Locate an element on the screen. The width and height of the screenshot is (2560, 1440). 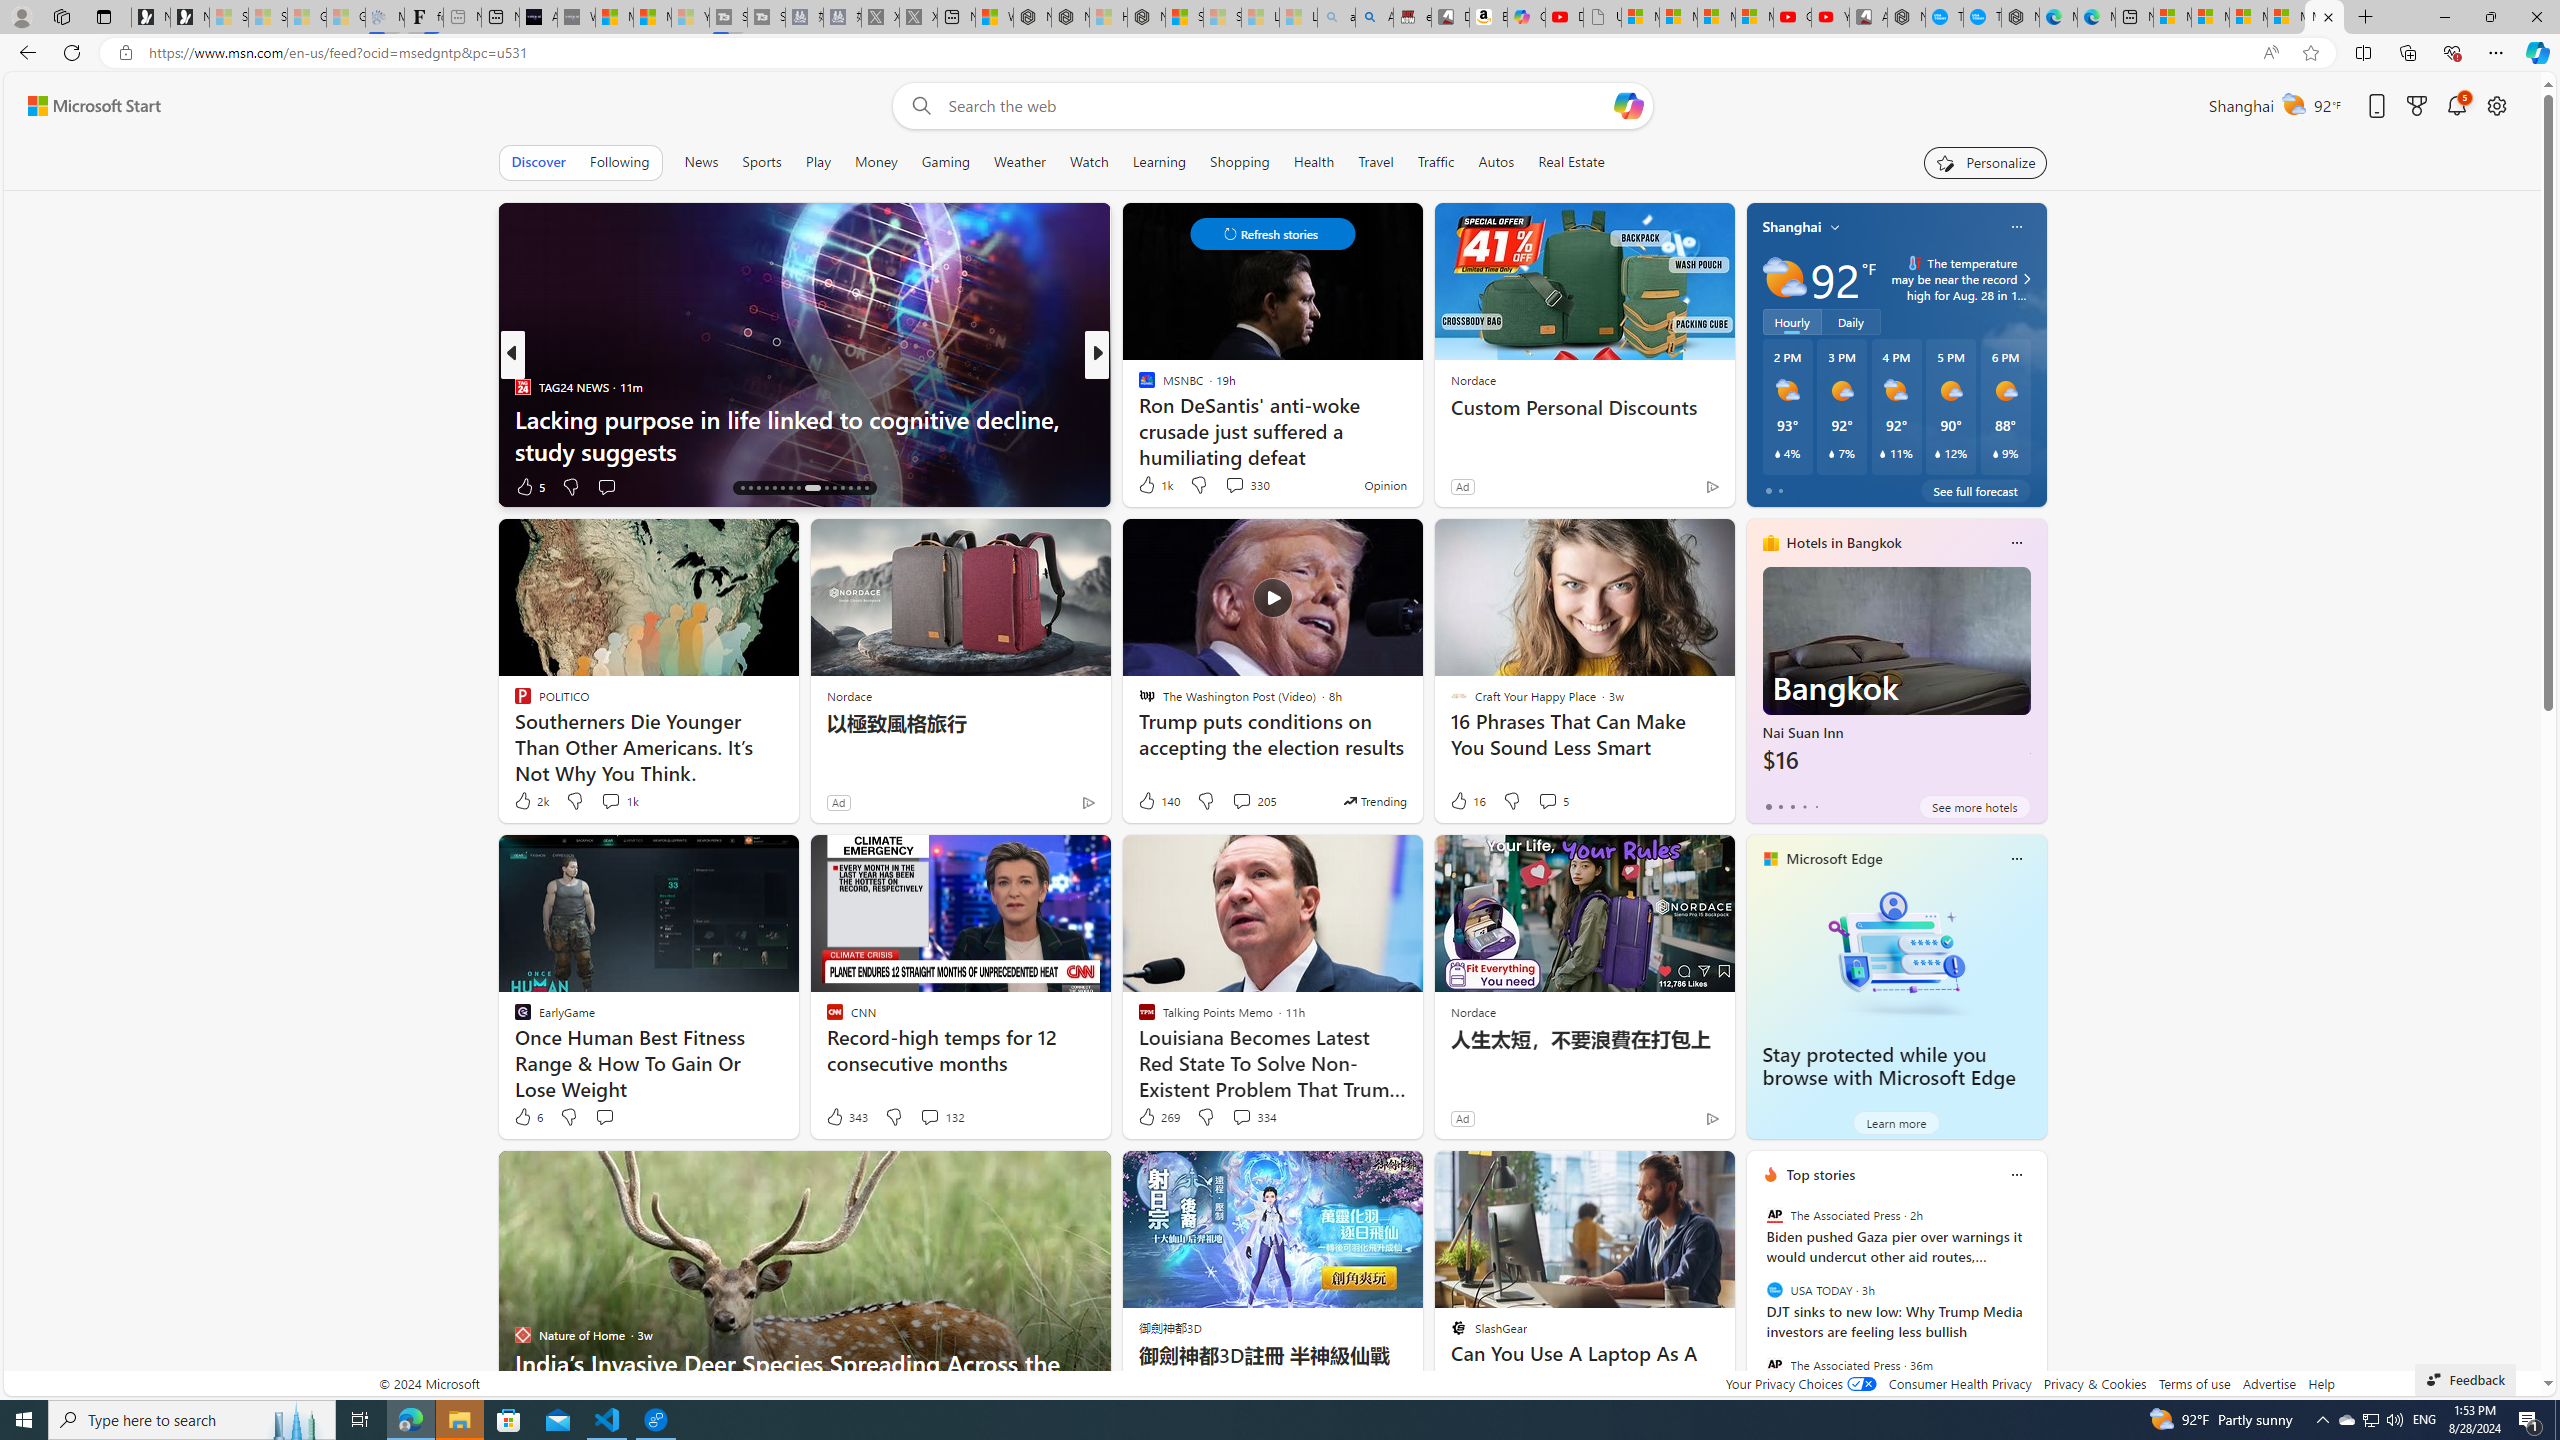
'View comments 334 Comment' is located at coordinates (1253, 1115).